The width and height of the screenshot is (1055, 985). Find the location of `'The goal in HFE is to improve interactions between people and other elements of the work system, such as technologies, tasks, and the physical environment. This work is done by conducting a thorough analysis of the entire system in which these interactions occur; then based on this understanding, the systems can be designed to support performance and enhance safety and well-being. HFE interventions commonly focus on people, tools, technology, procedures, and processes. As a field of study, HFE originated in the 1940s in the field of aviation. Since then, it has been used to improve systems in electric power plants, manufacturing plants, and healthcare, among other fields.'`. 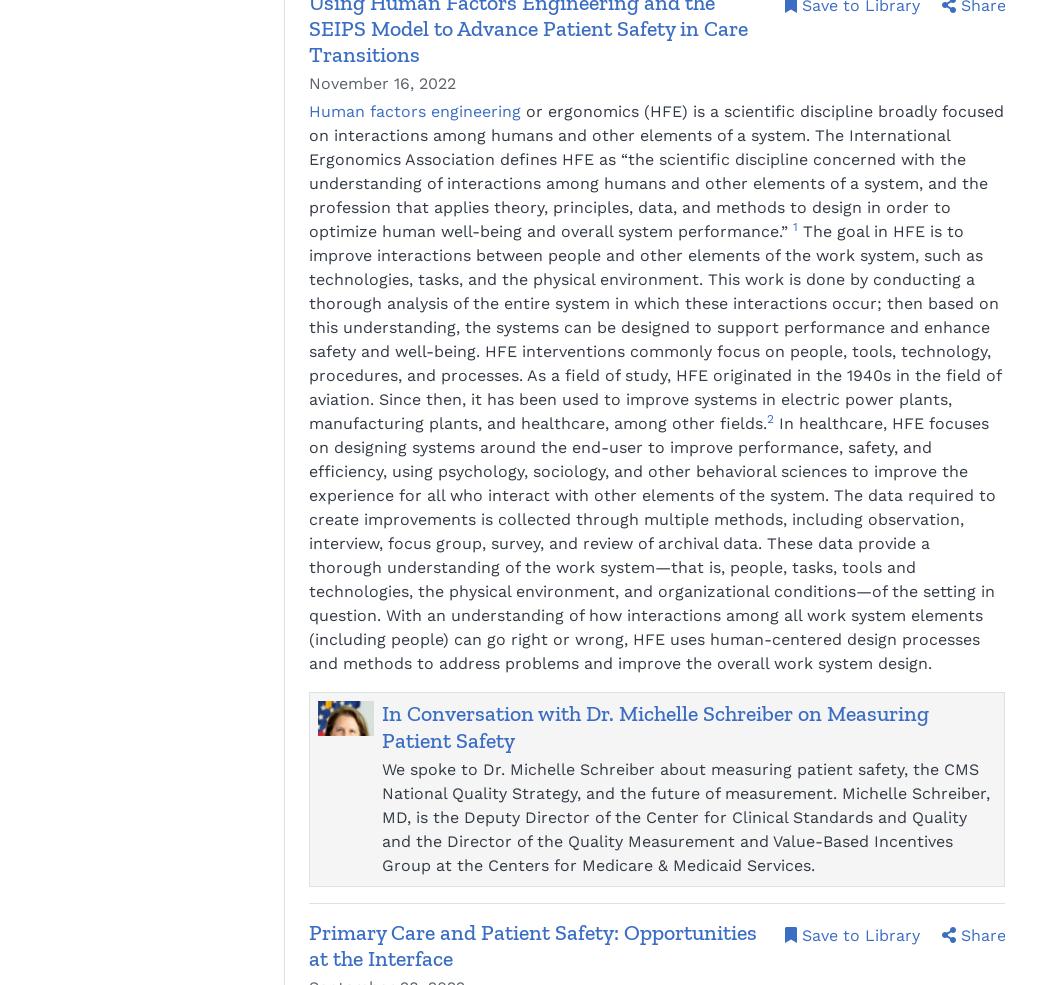

'The goal in HFE is to improve interactions between people and other elements of the work system, such as technologies, tasks, and the physical environment. This work is done by conducting a thorough analysis of the entire system in which these interactions occur; then based on this understanding, the systems can be designed to support performance and enhance safety and well-being. HFE interventions commonly focus on people, tools, technology, procedures, and processes. As a field of study, HFE originated in the 1940s in the field of aviation. Since then, it has been used to improve systems in electric power plants, manufacturing plants, and healthcare, among other fields.' is located at coordinates (654, 327).